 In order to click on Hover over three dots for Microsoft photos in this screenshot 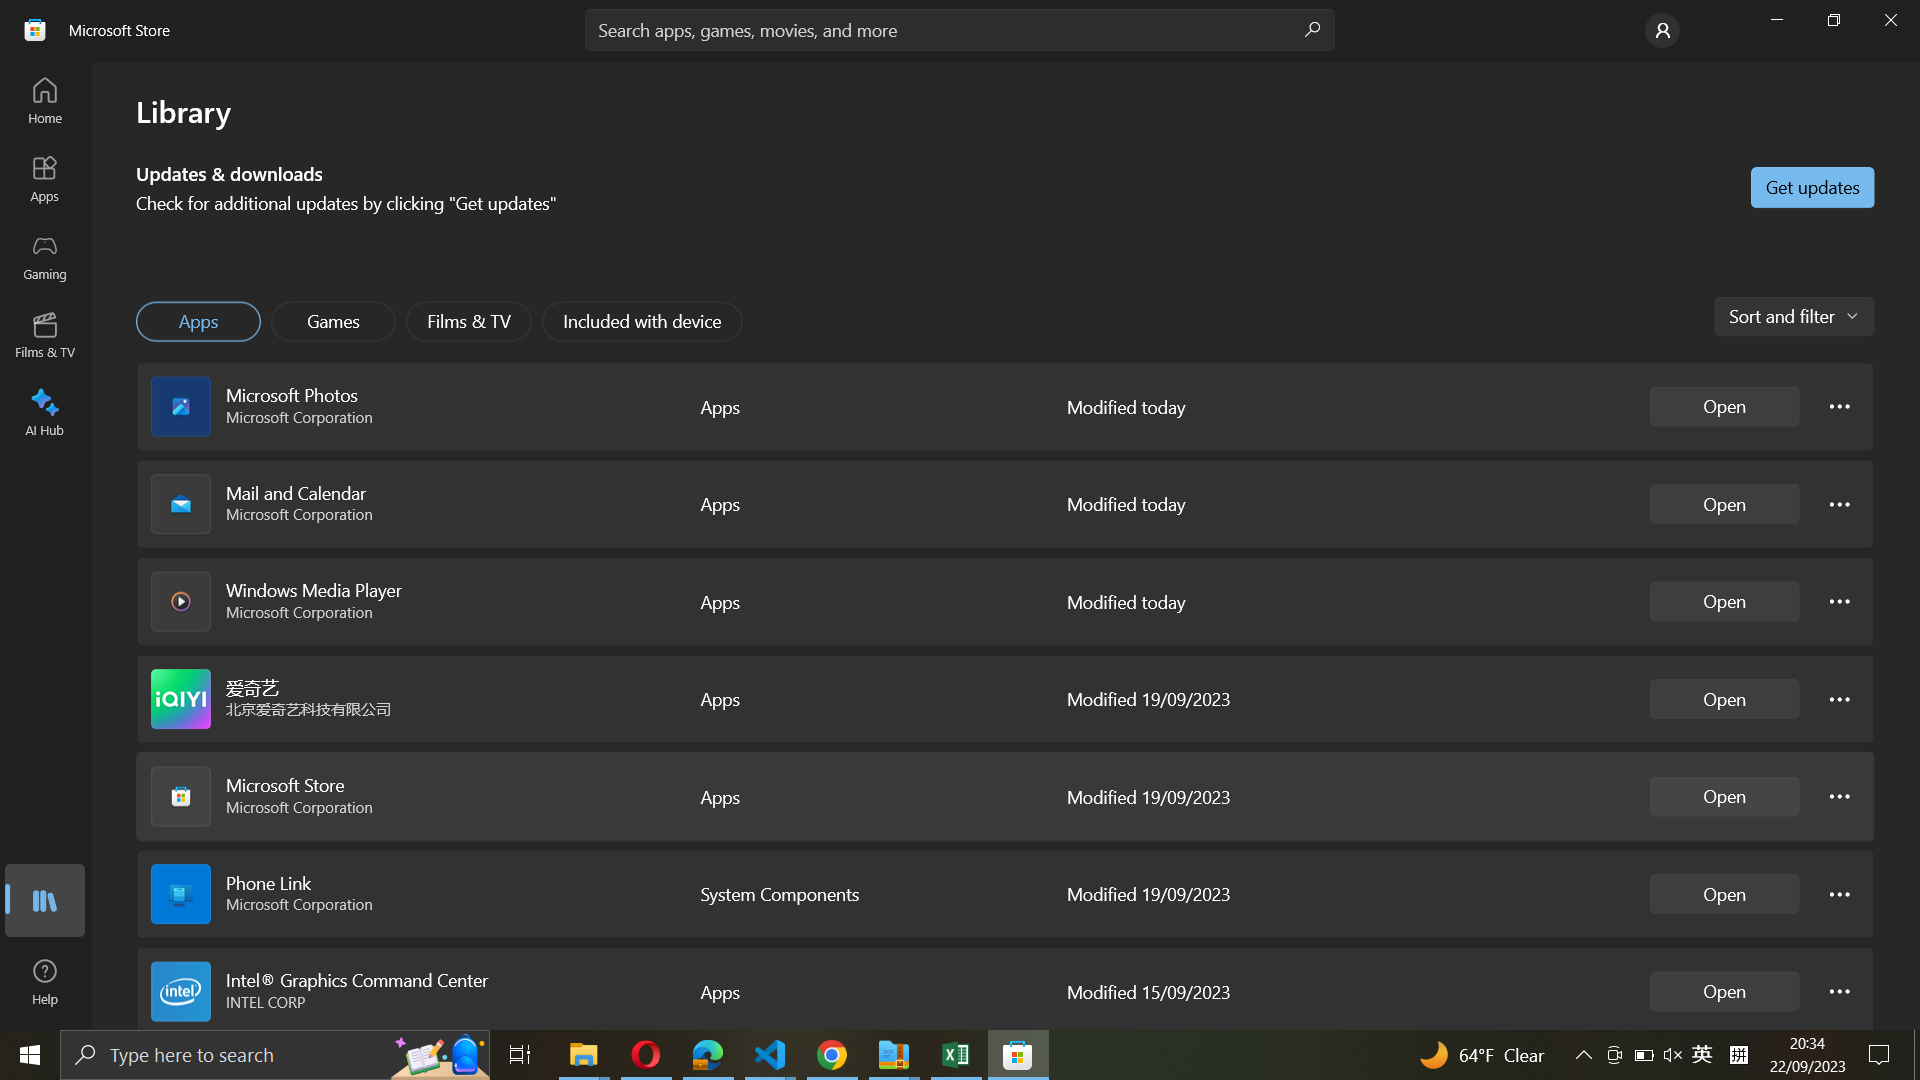, I will do `click(3529920, 439560)`.